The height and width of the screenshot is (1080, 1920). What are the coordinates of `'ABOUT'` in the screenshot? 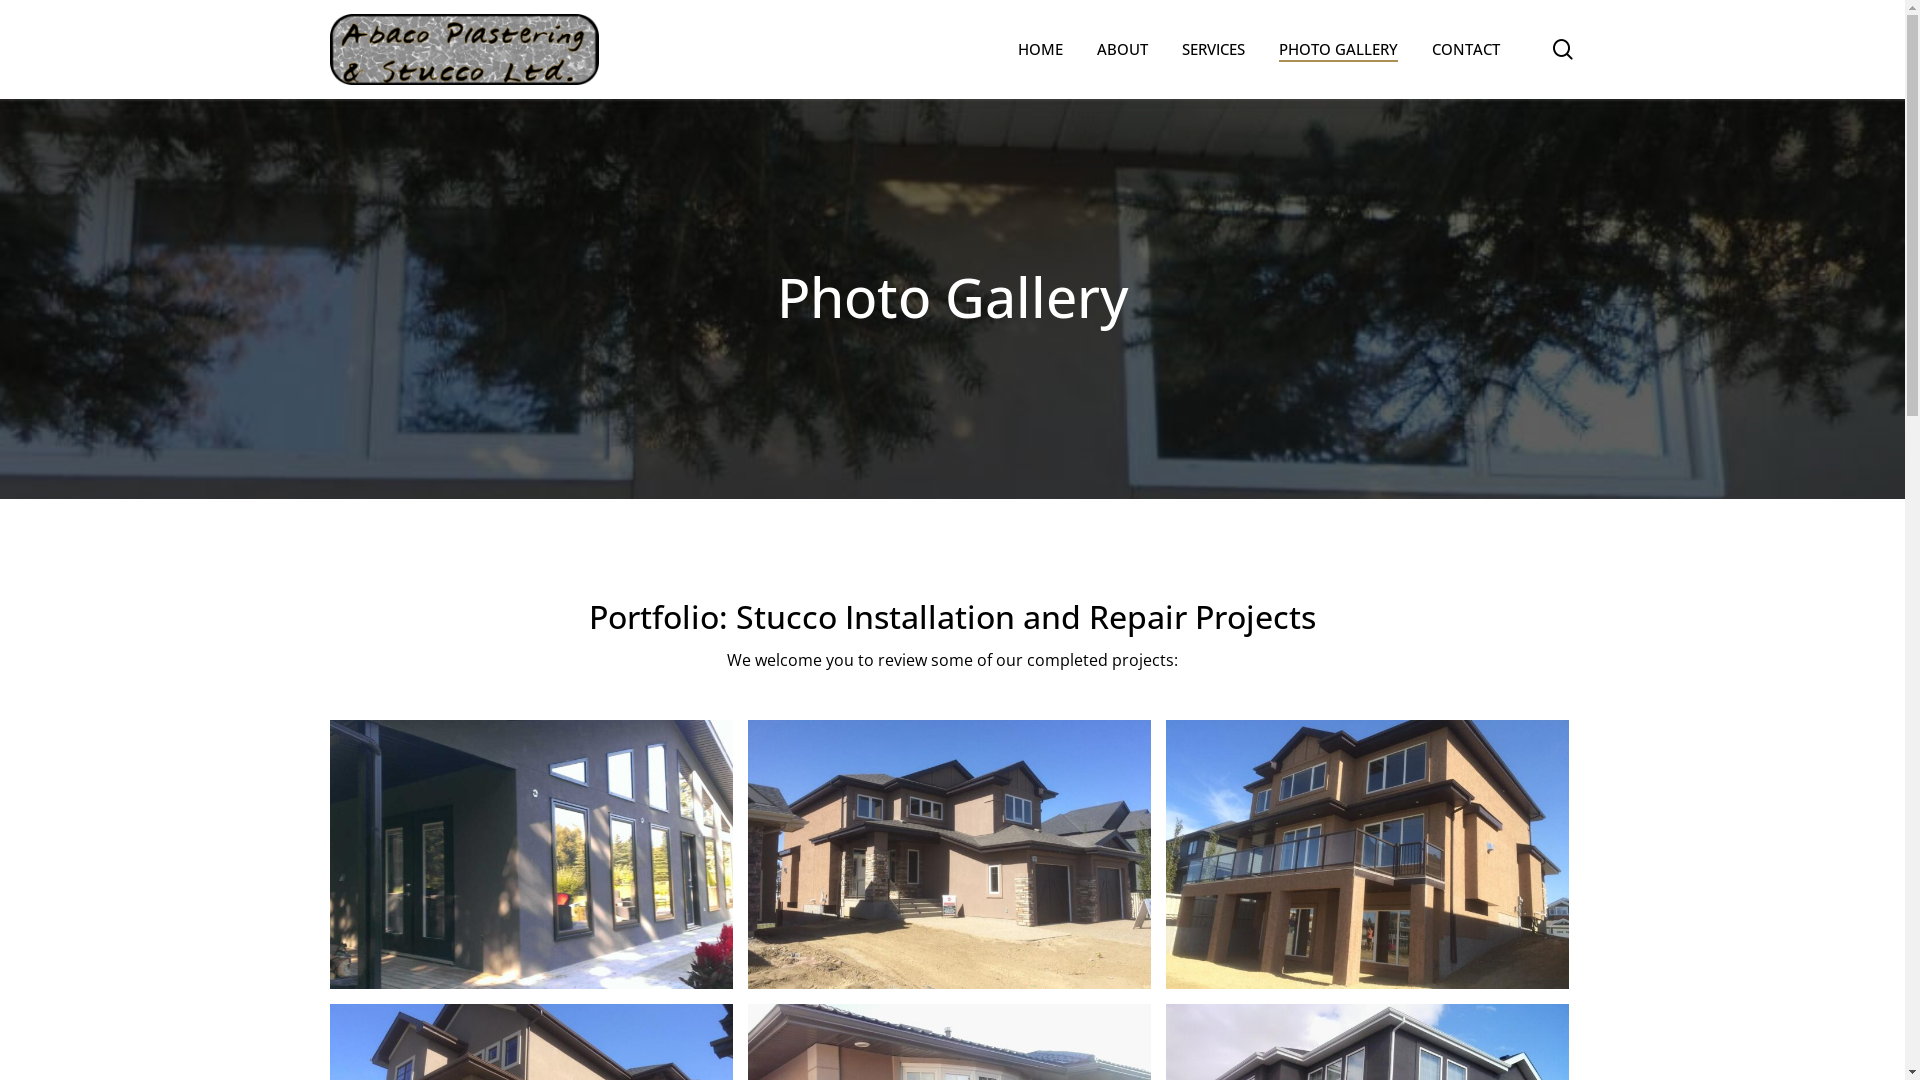 It's located at (1122, 48).